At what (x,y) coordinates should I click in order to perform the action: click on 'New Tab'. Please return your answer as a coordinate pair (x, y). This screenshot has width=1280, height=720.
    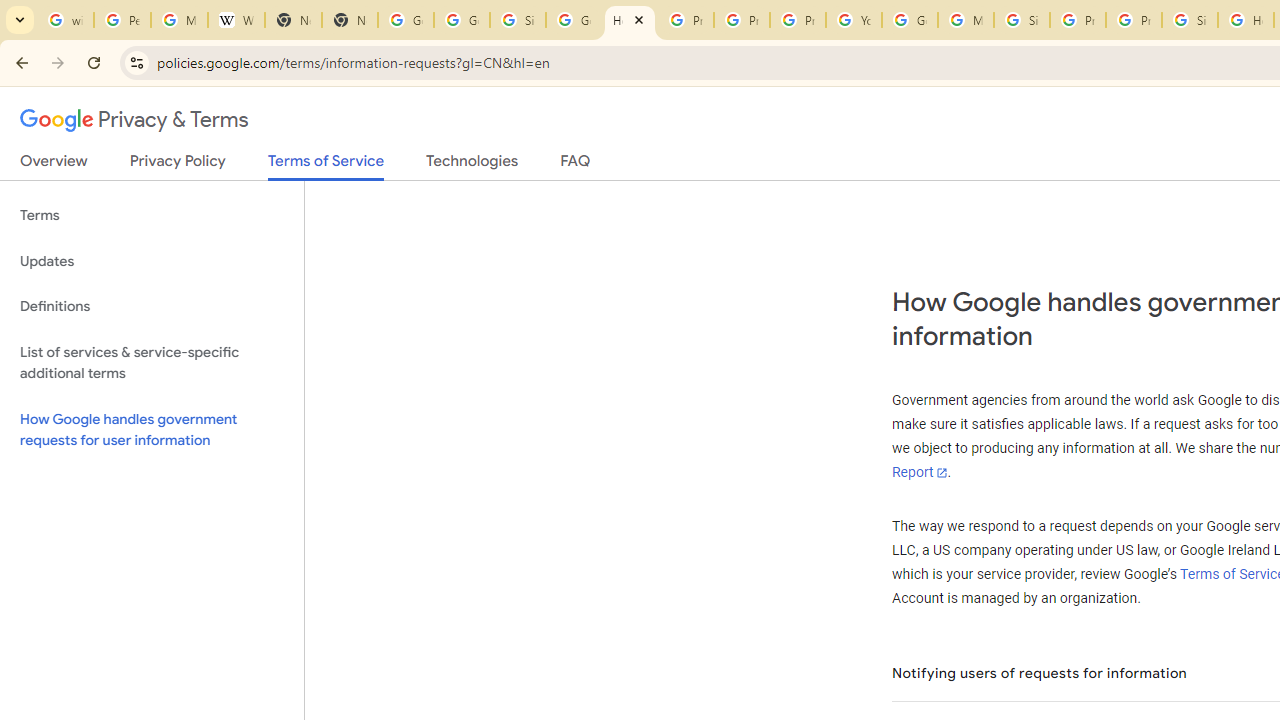
    Looking at the image, I should click on (350, 20).